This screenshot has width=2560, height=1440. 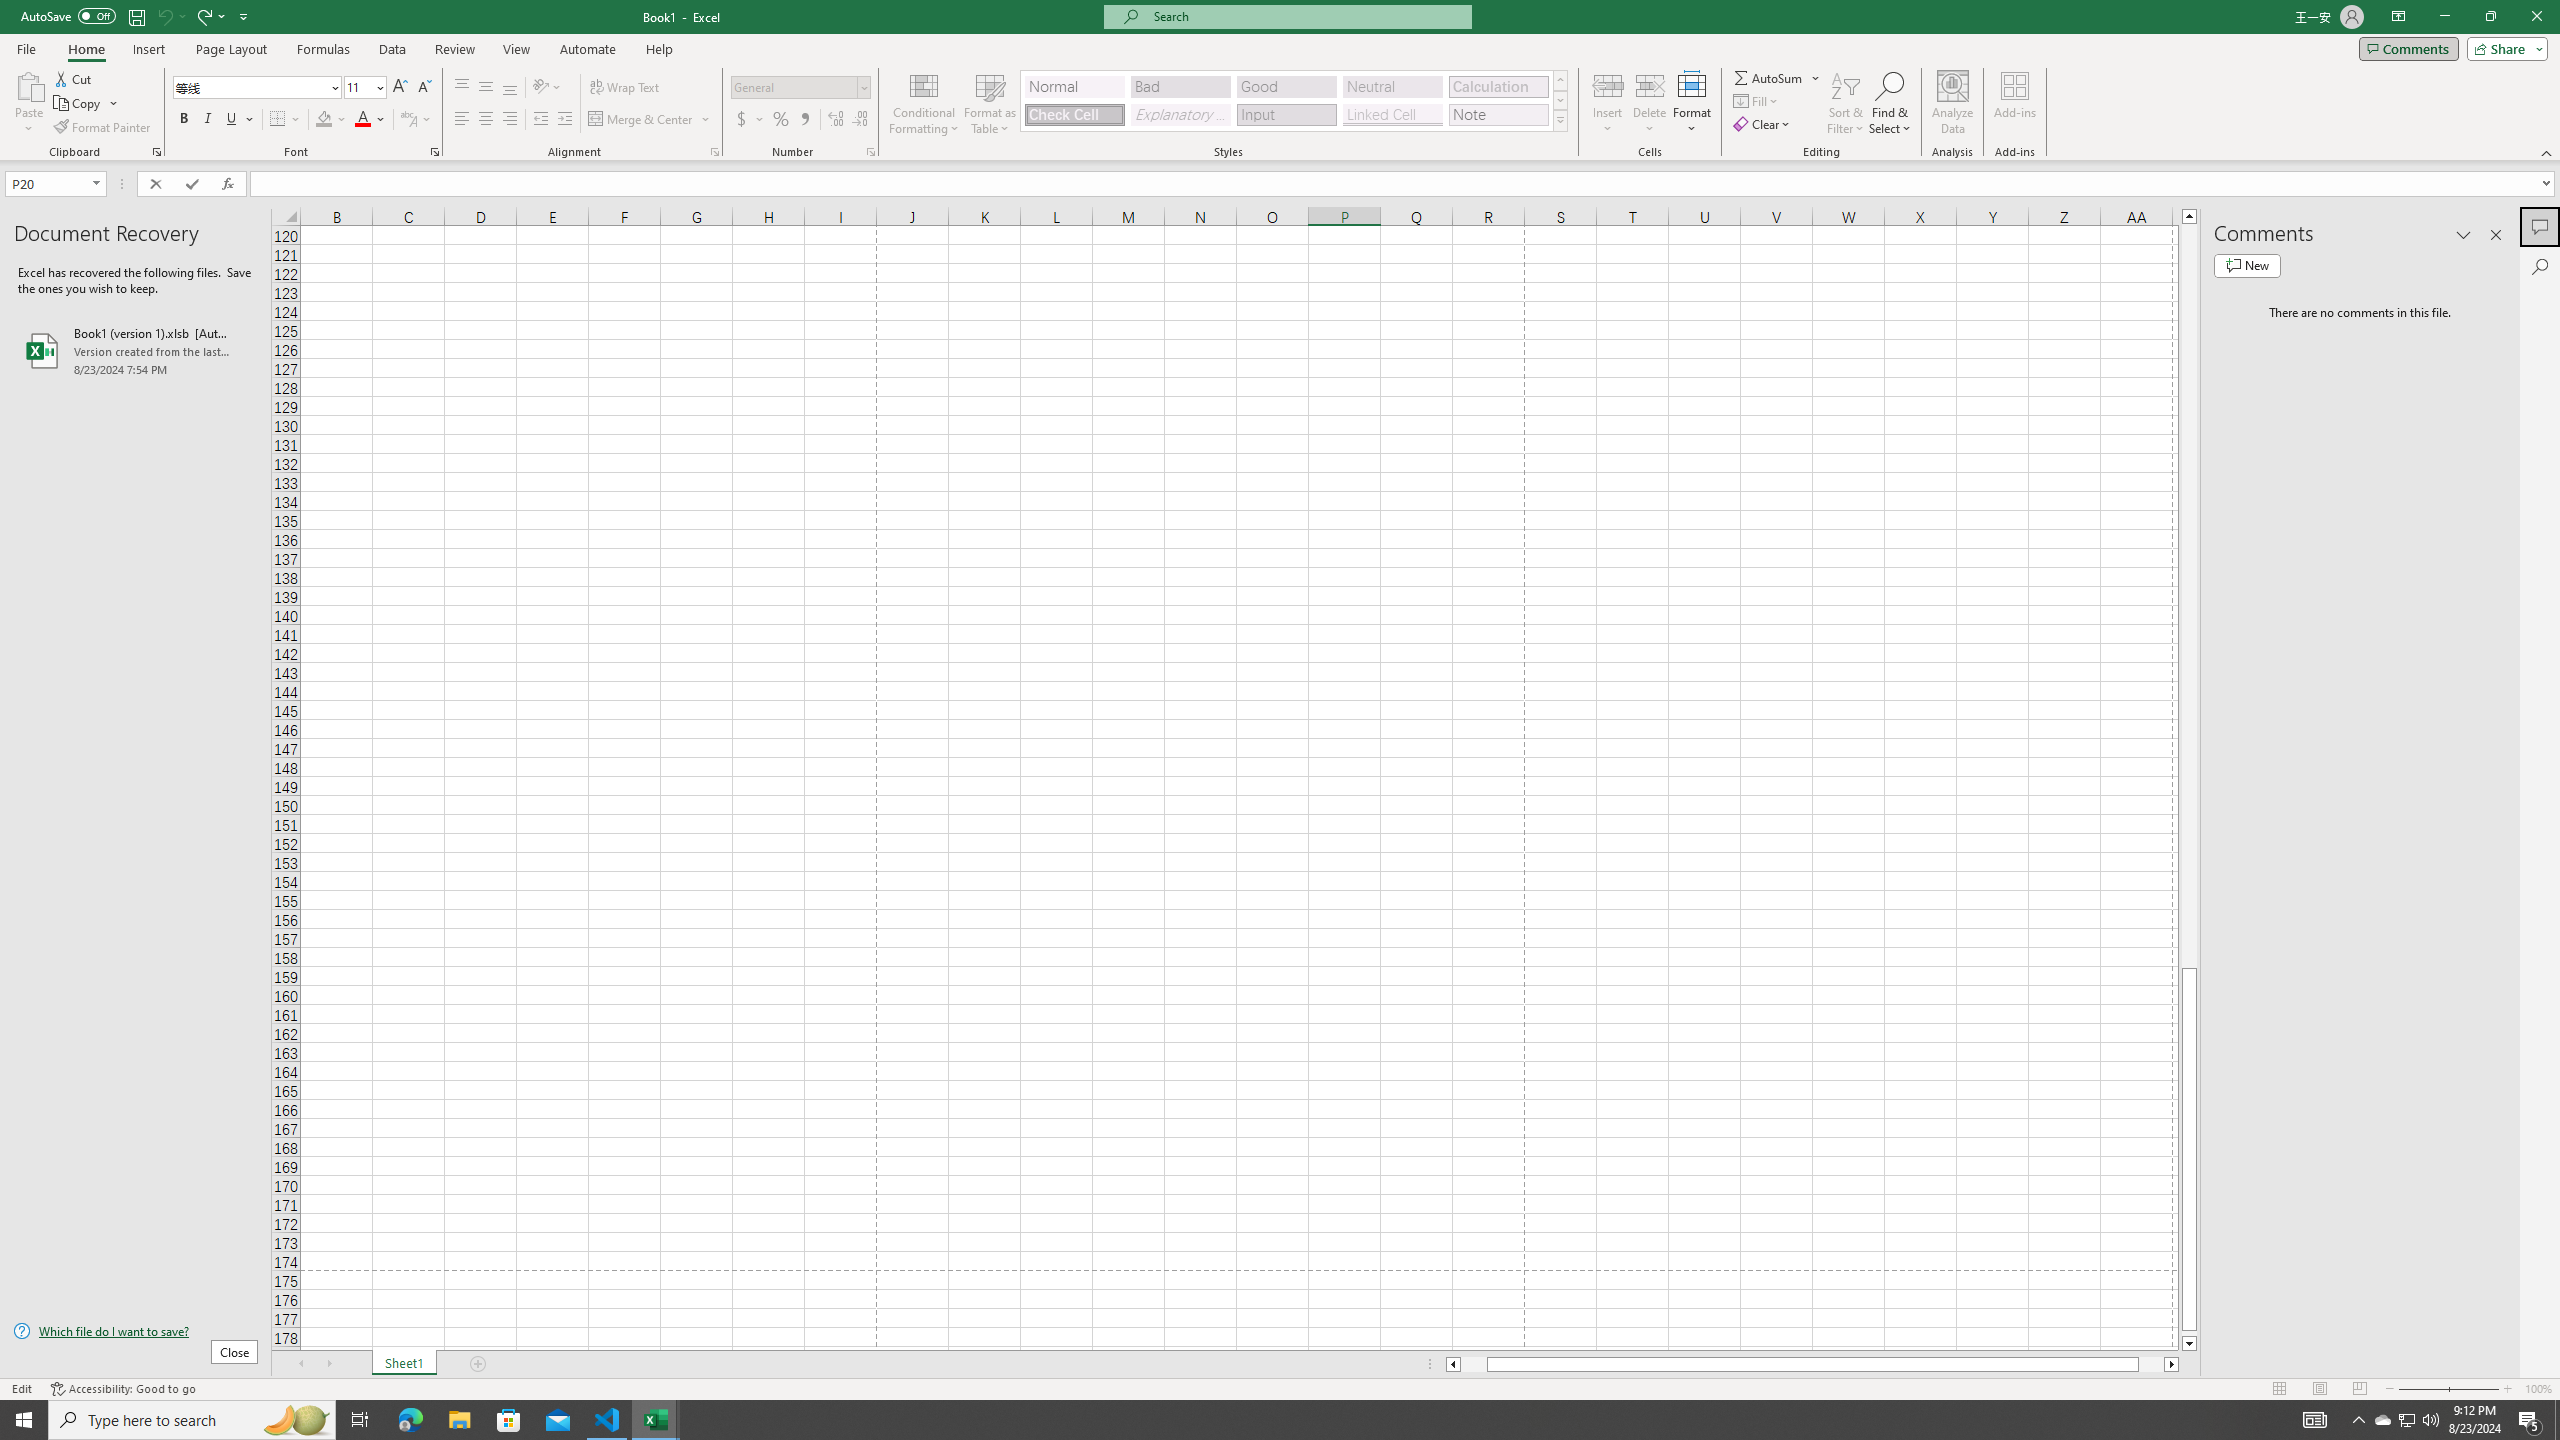 What do you see at coordinates (804, 118) in the screenshot?
I see `'Comma Style'` at bounding box center [804, 118].